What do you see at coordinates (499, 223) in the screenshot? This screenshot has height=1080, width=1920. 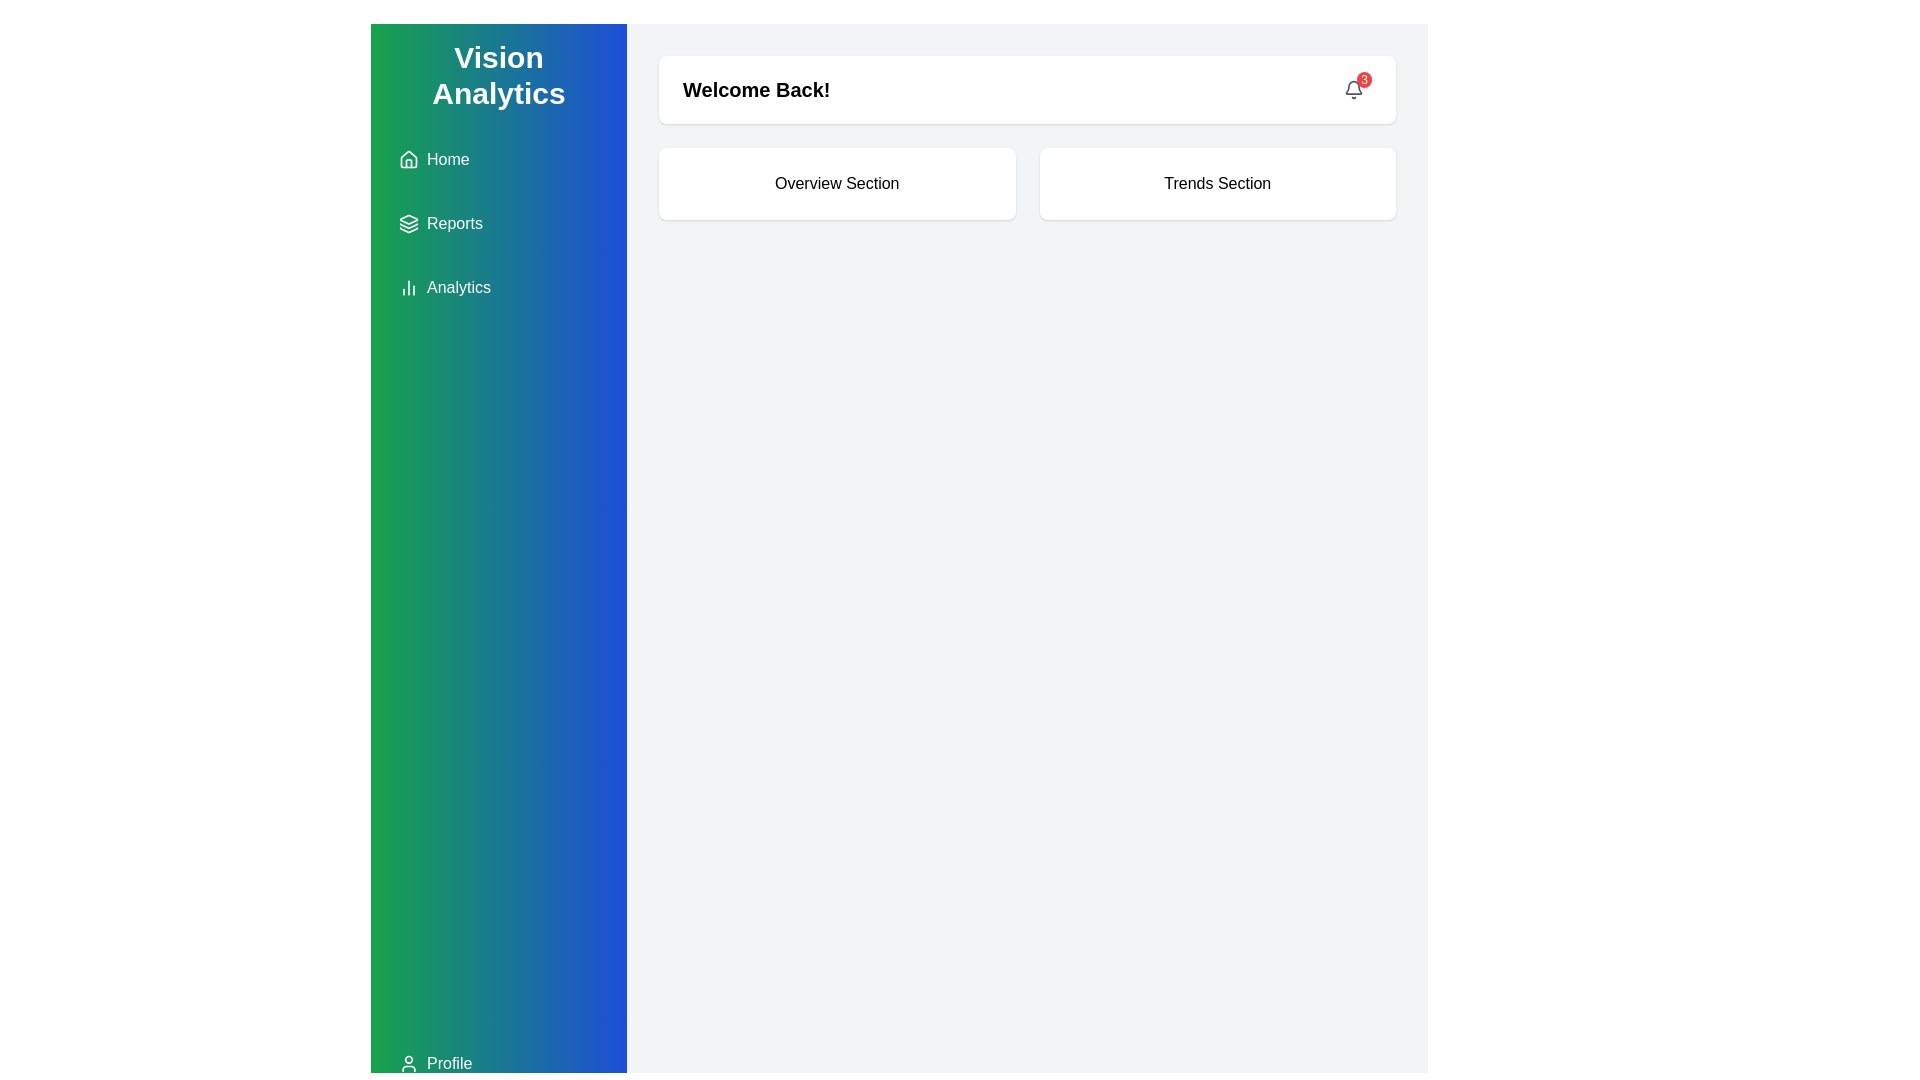 I see `the 'Reports' navigation button in the left sidebar` at bounding box center [499, 223].